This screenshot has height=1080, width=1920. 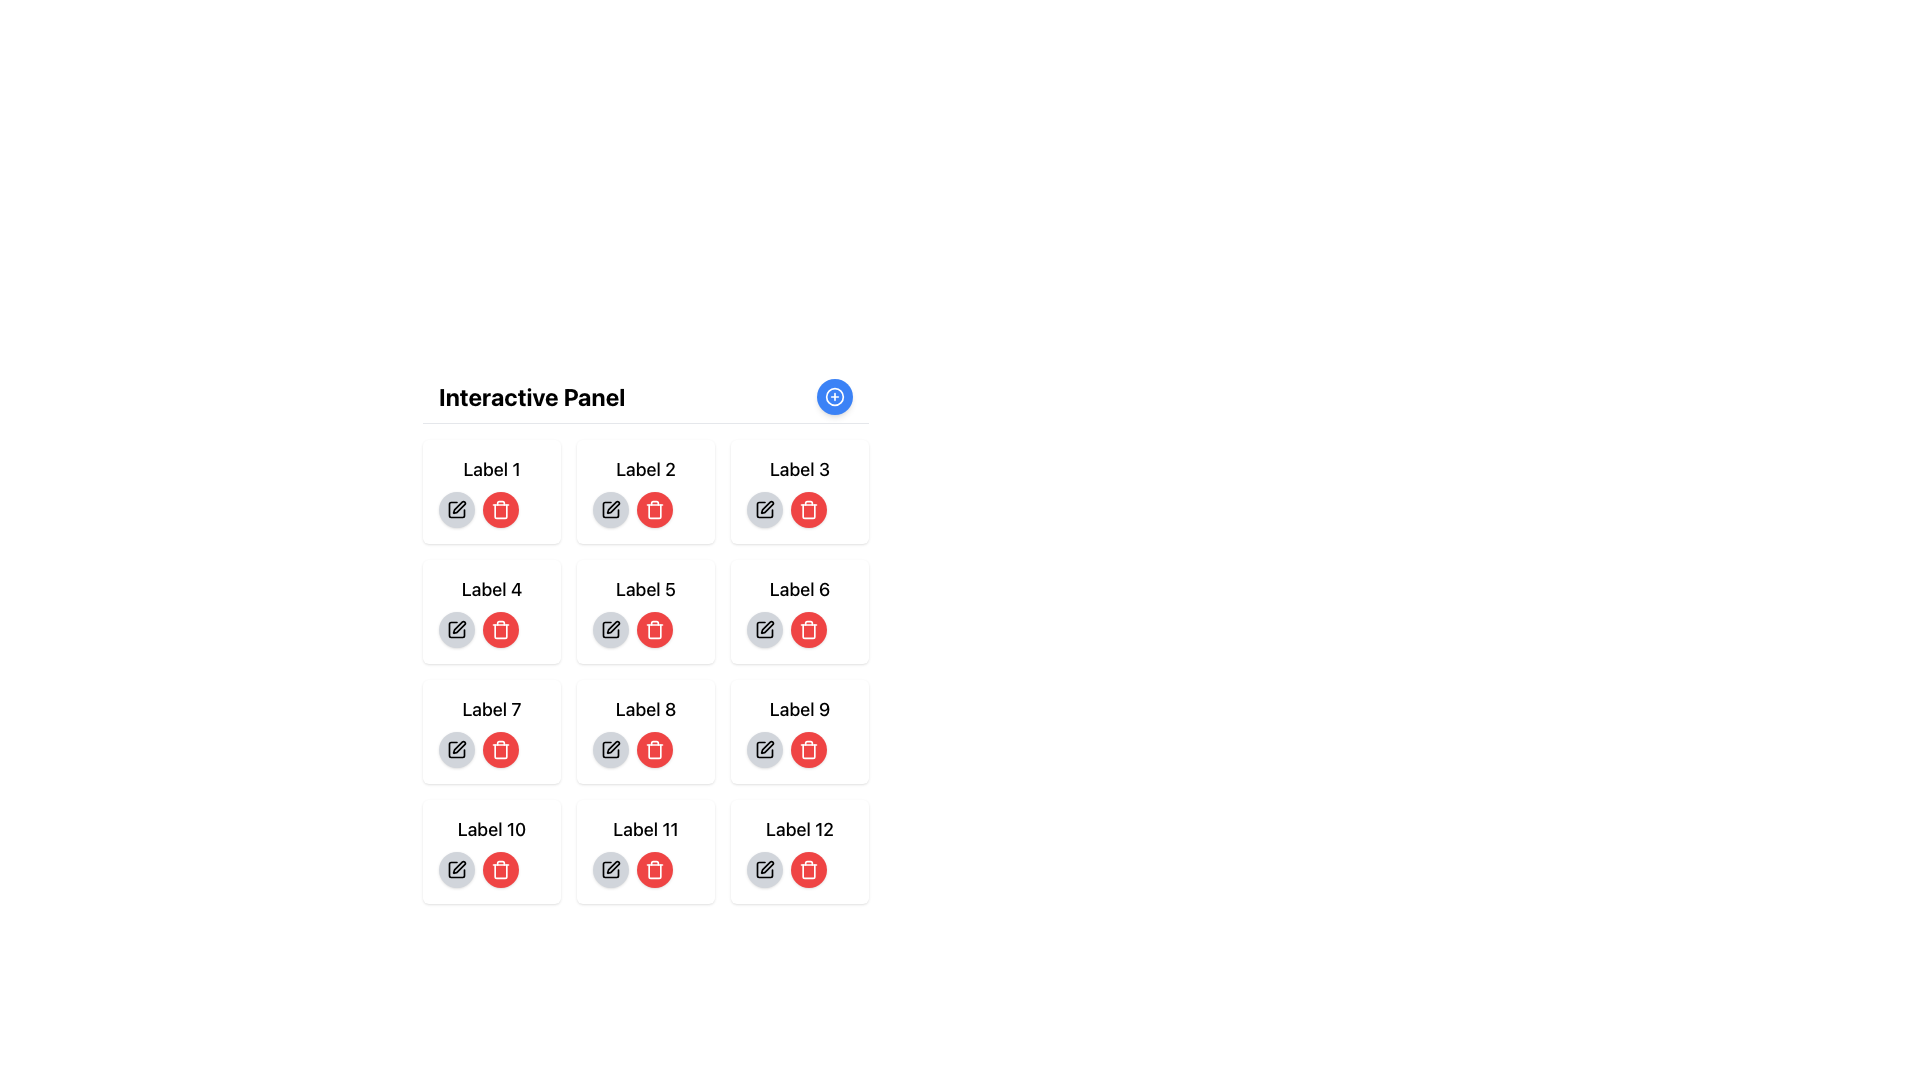 I want to click on the circular red delete button with a white trash can icon located in the card labeled 'Label 4' on the right side of the fourth row, so click(x=500, y=628).